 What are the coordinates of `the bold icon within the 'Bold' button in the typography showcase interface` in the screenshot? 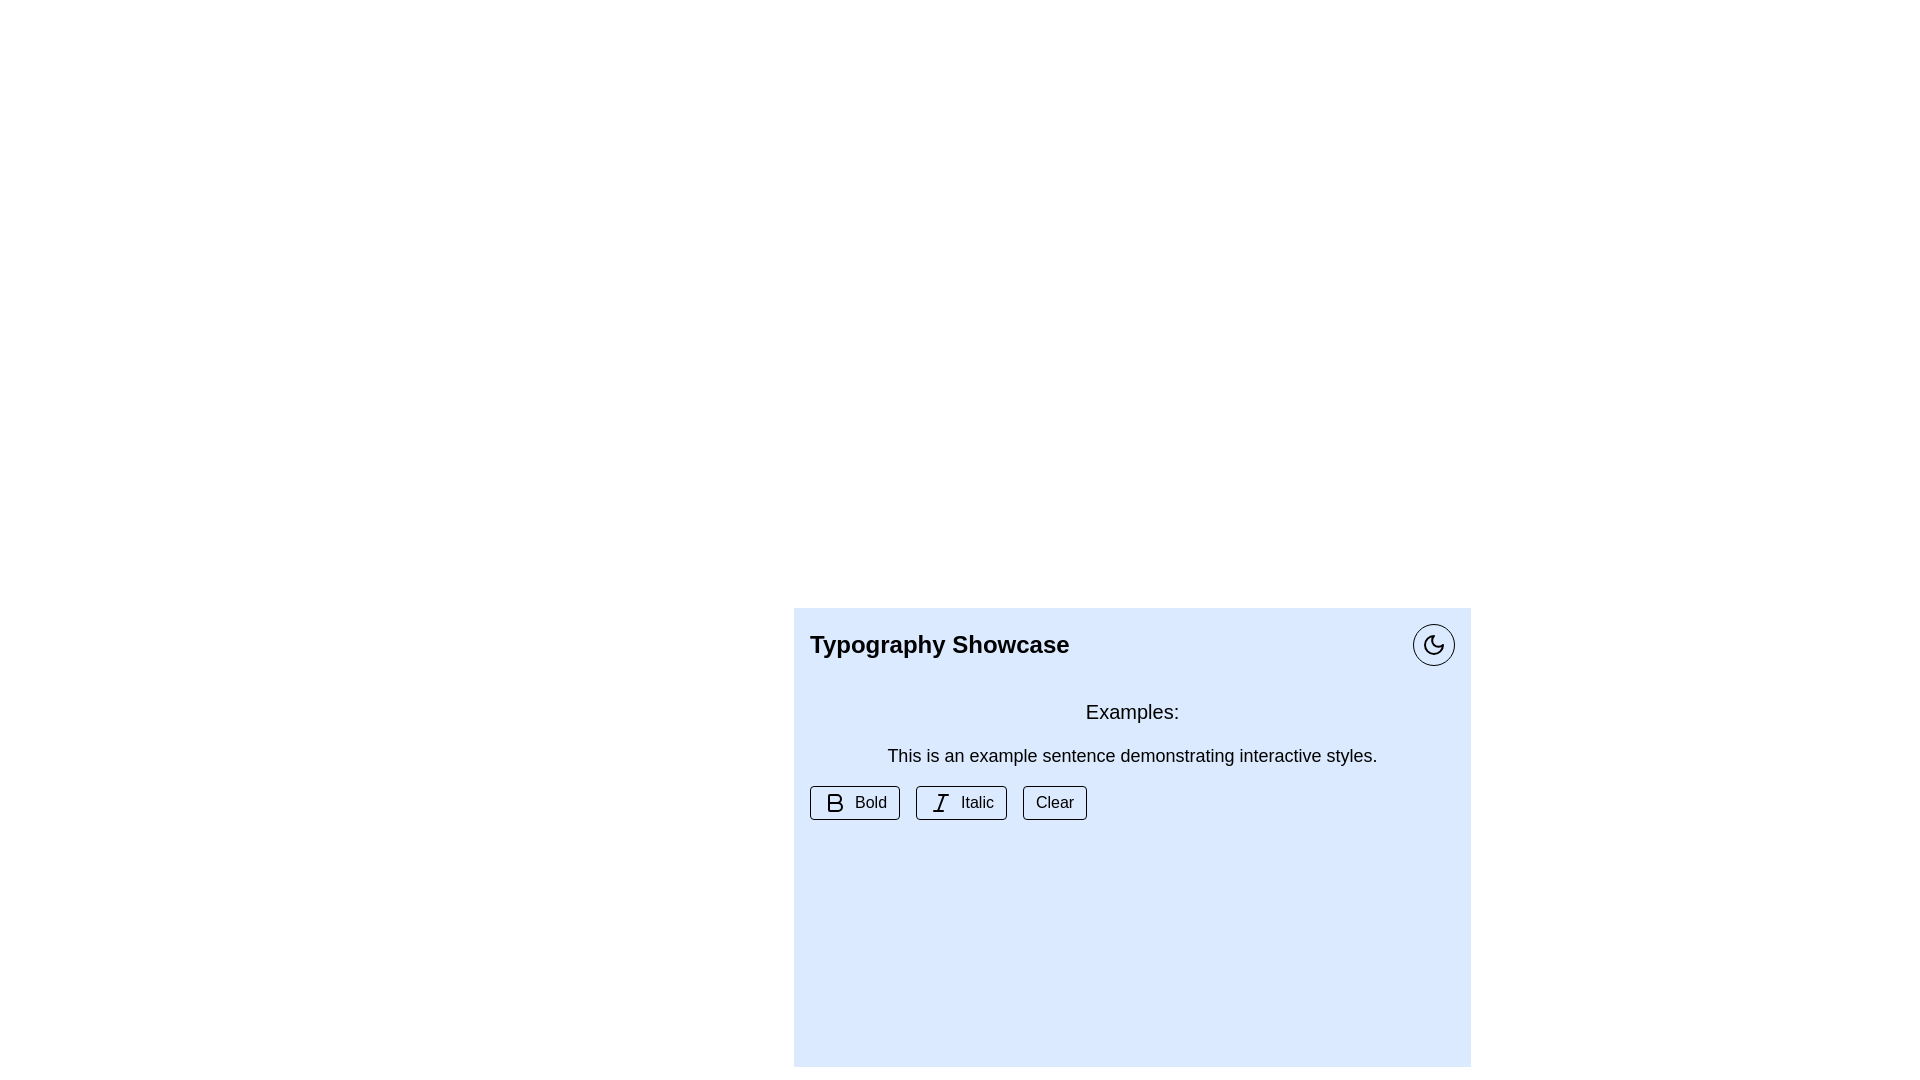 It's located at (835, 801).